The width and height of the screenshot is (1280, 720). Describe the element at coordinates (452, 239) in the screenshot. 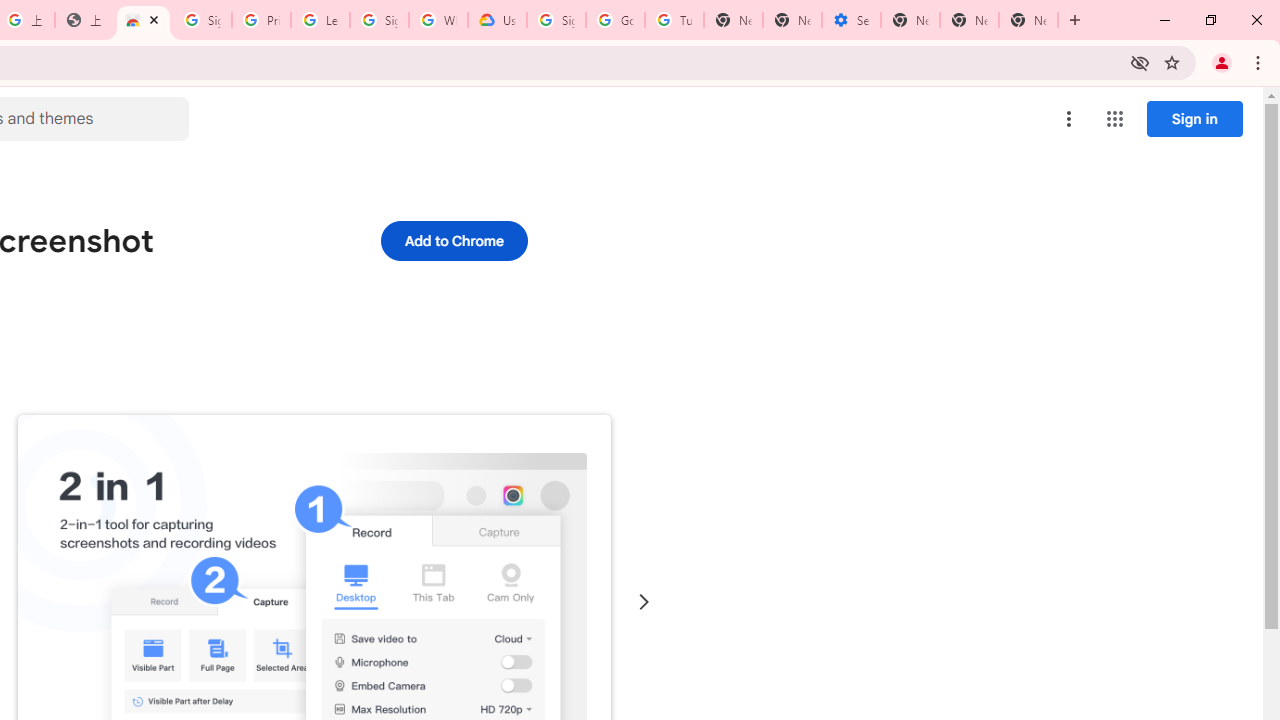

I see `'Add to Chrome'` at that location.